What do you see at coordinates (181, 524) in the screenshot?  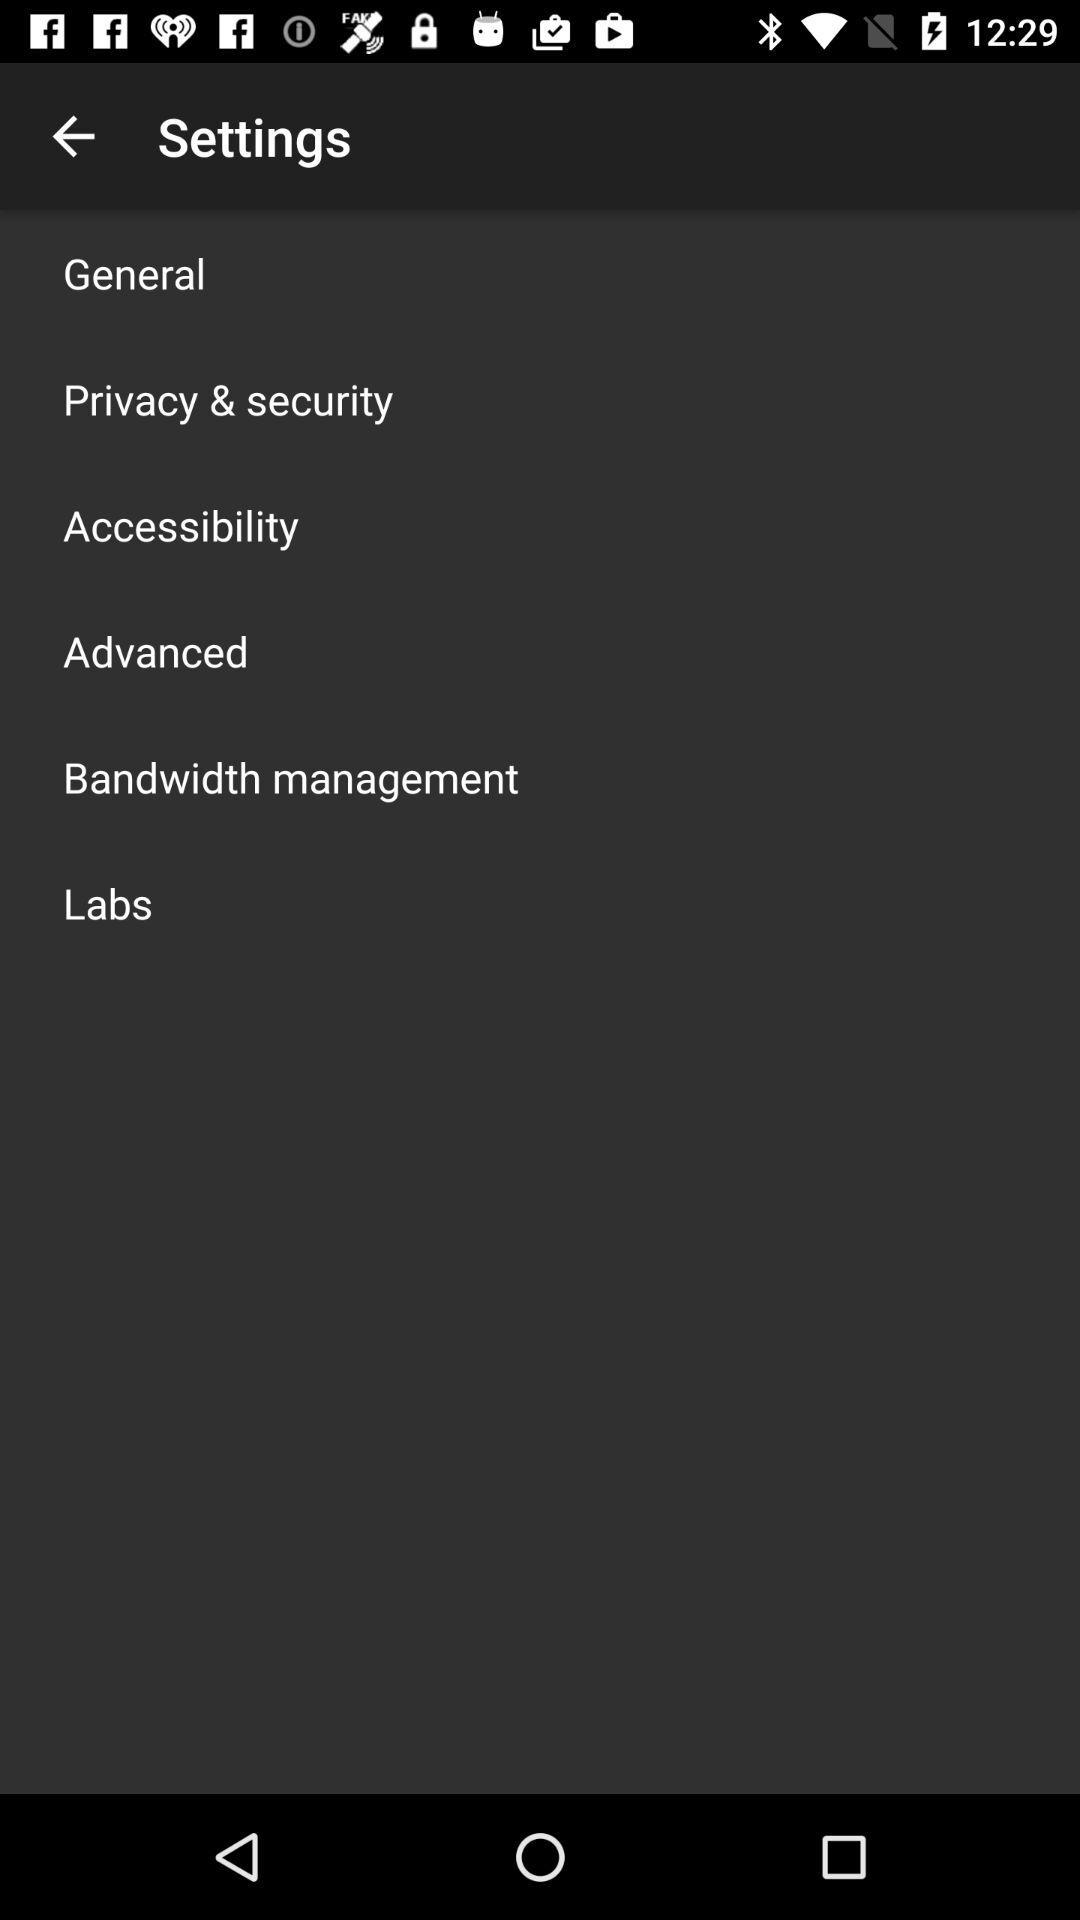 I see `the item above the advanced item` at bounding box center [181, 524].